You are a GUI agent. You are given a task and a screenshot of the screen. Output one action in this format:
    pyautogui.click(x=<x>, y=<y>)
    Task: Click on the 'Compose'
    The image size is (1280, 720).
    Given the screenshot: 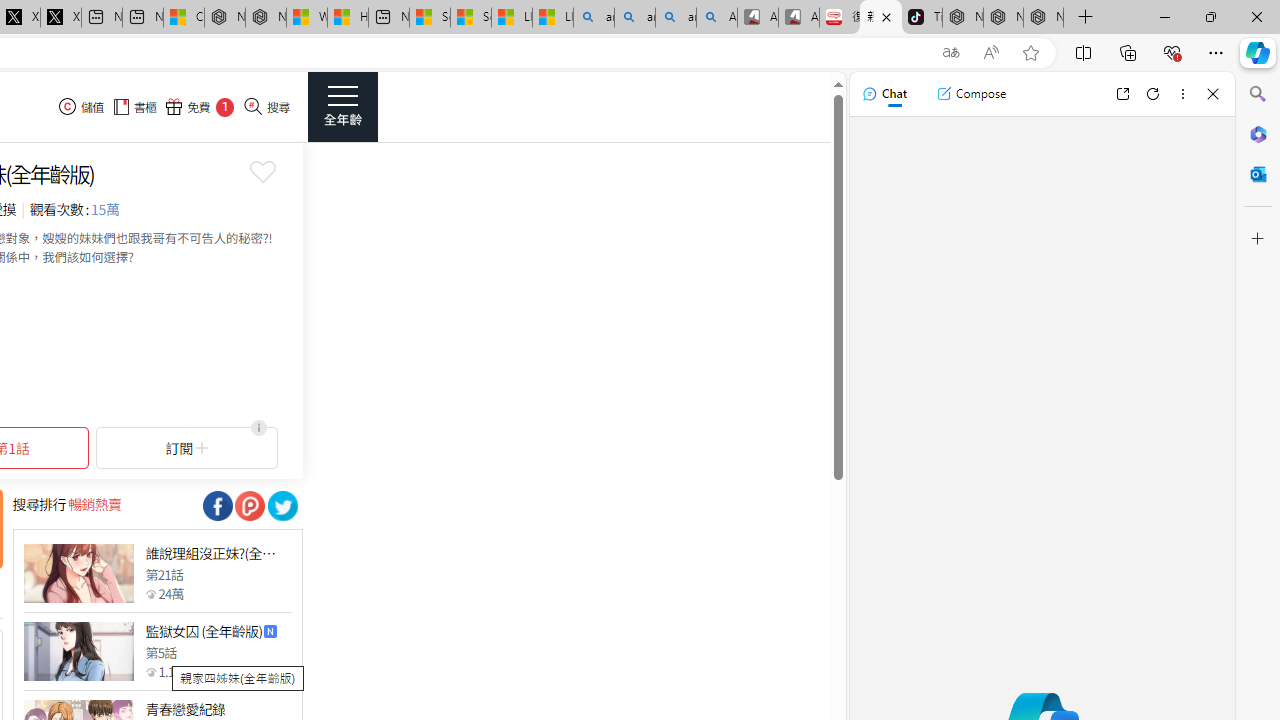 What is the action you would take?
    pyautogui.click(x=971, y=93)
    